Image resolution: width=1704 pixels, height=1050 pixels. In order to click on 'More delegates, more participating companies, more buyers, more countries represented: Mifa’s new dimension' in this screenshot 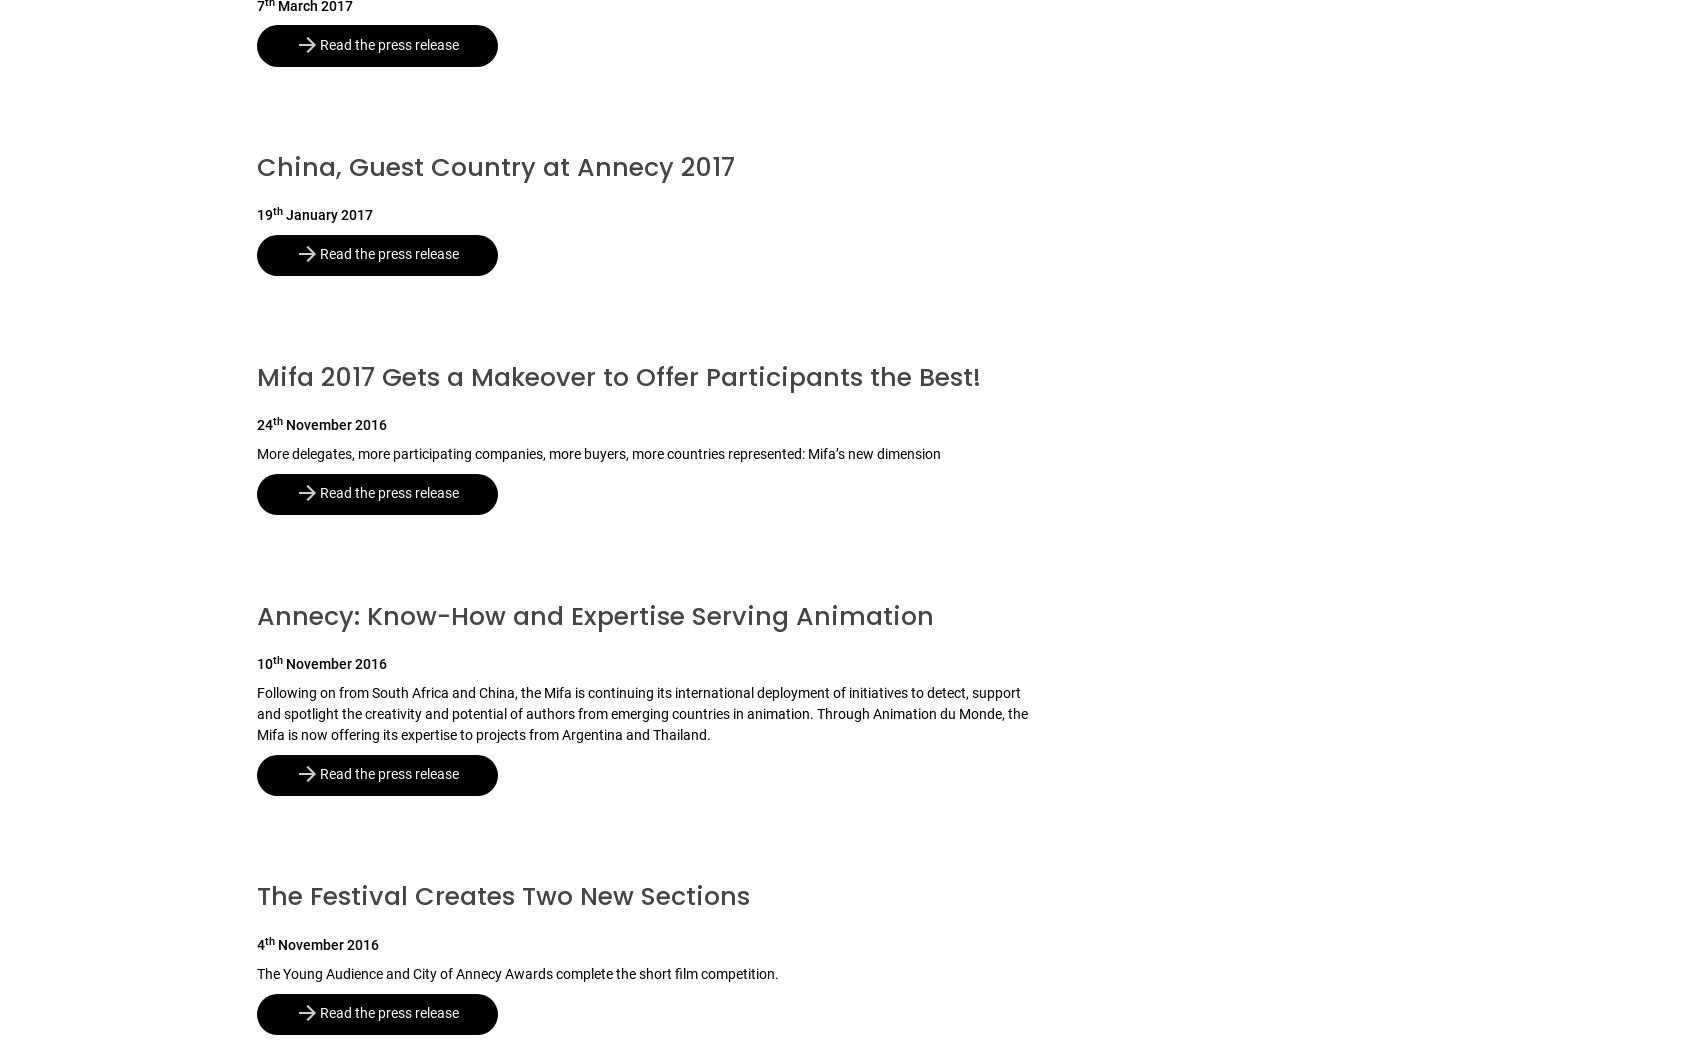, I will do `click(598, 454)`.